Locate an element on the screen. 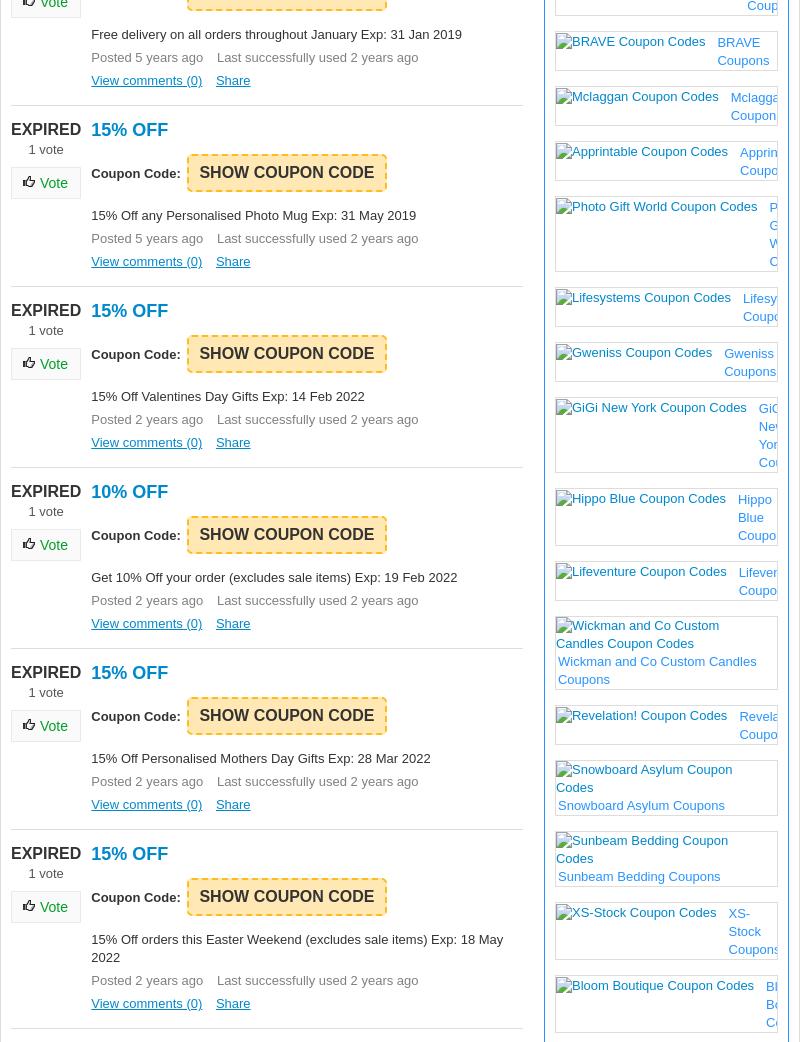 The height and width of the screenshot is (1042, 800). '10% OFF' is located at coordinates (128, 492).